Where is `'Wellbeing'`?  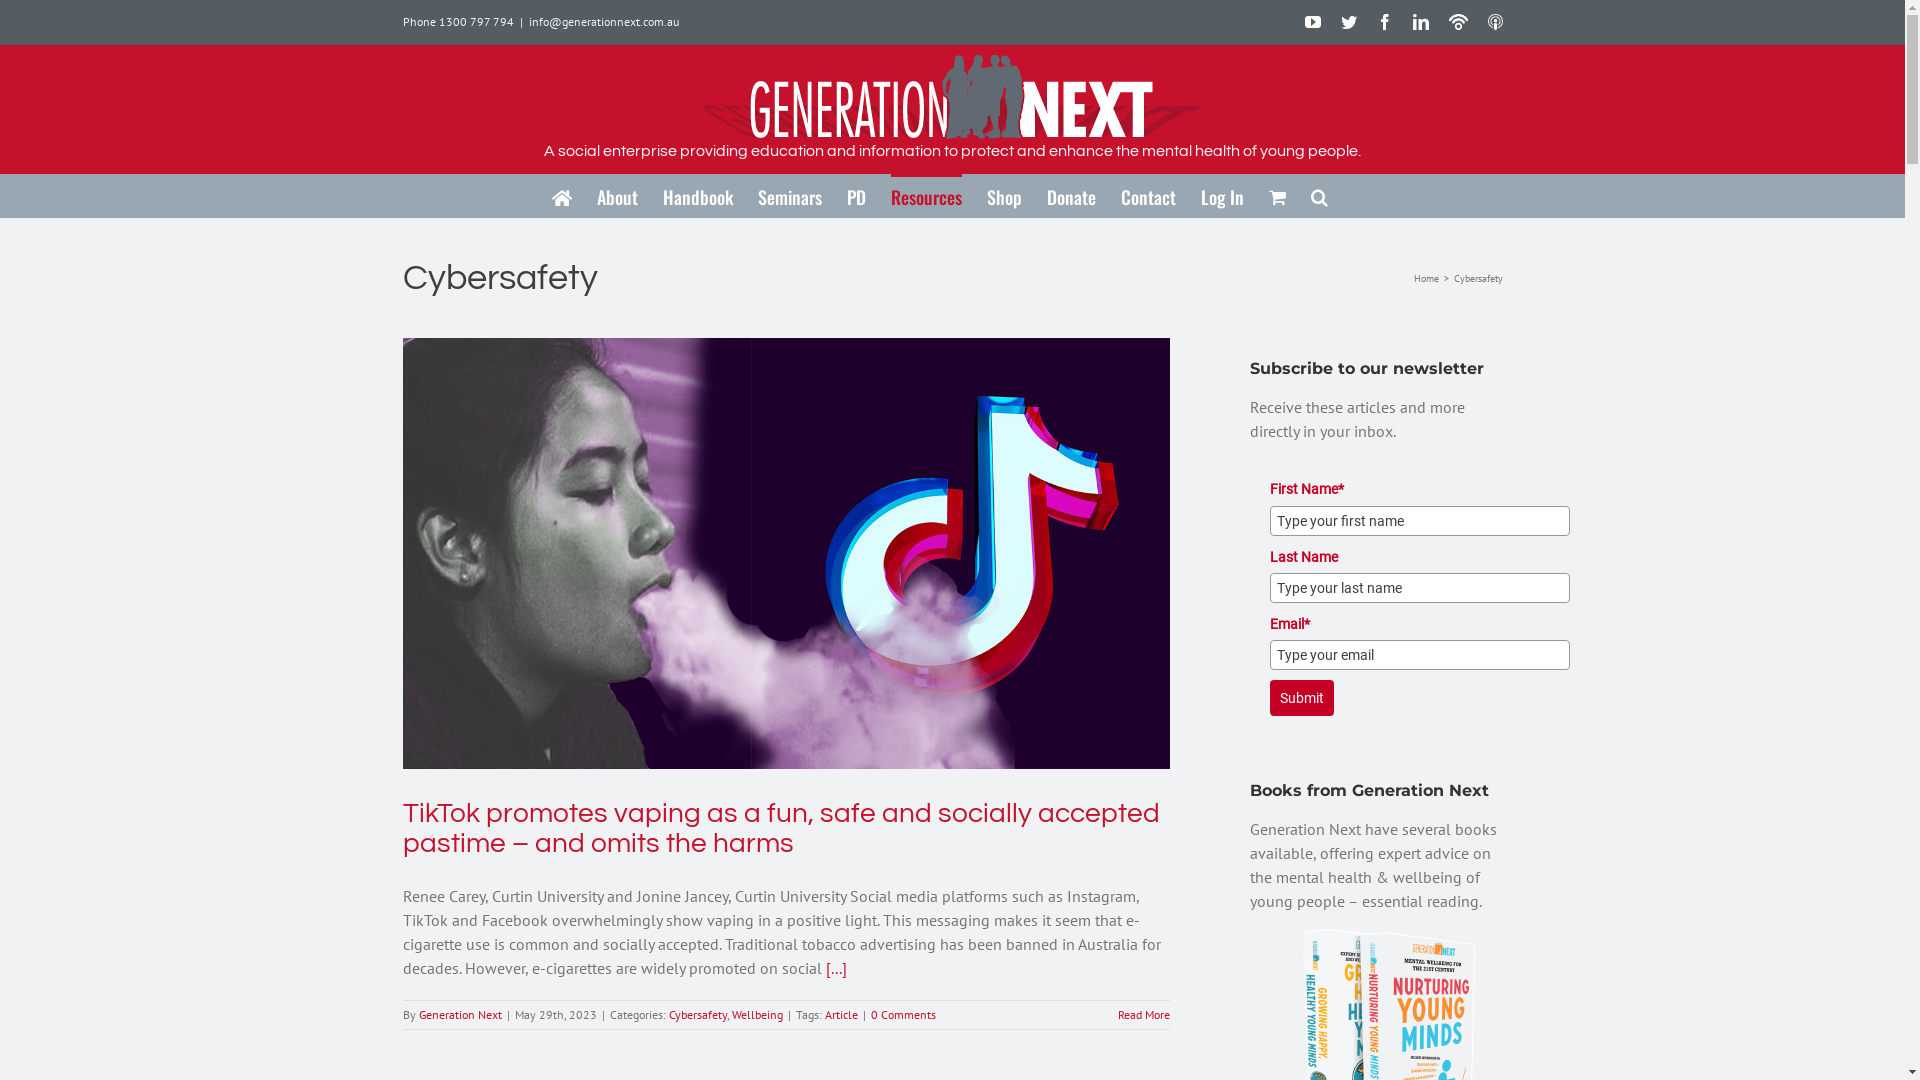
'Wellbeing' is located at coordinates (756, 1014).